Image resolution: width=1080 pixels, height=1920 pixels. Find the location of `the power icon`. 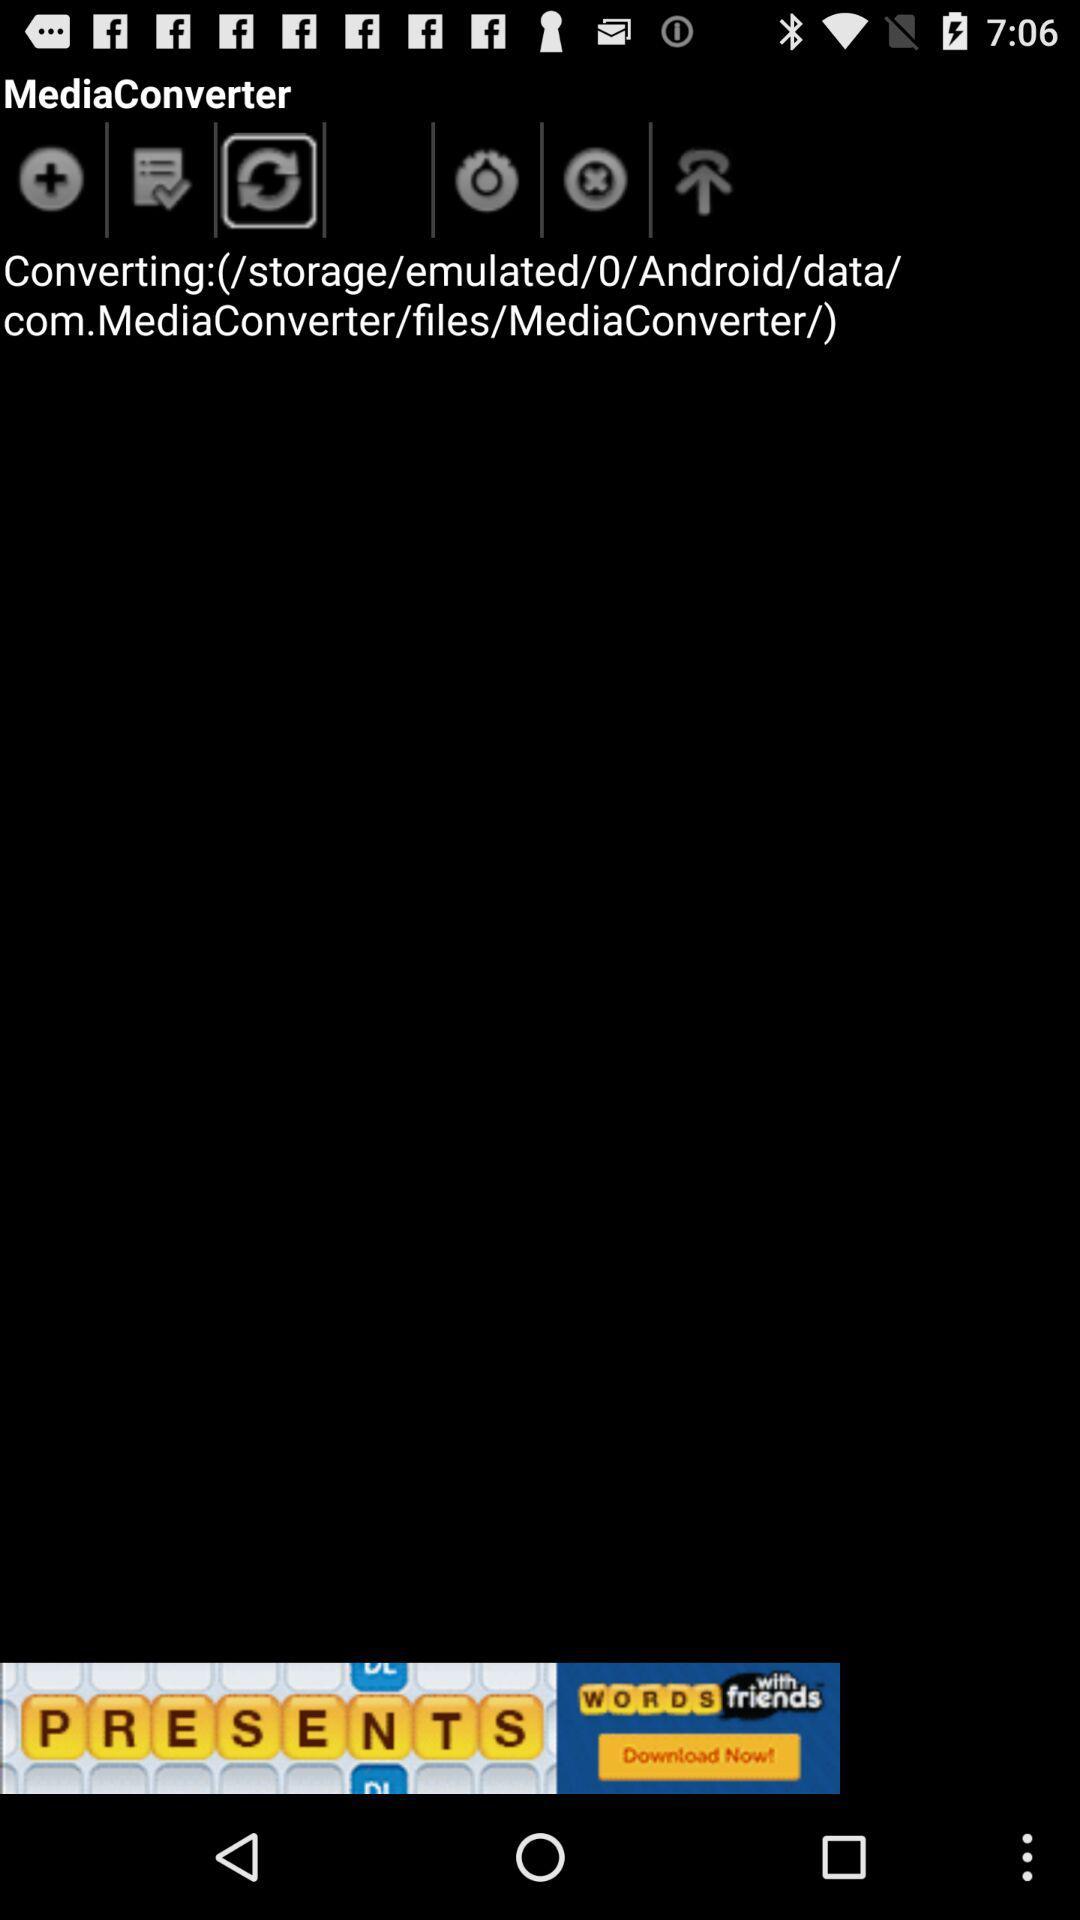

the power icon is located at coordinates (487, 198).